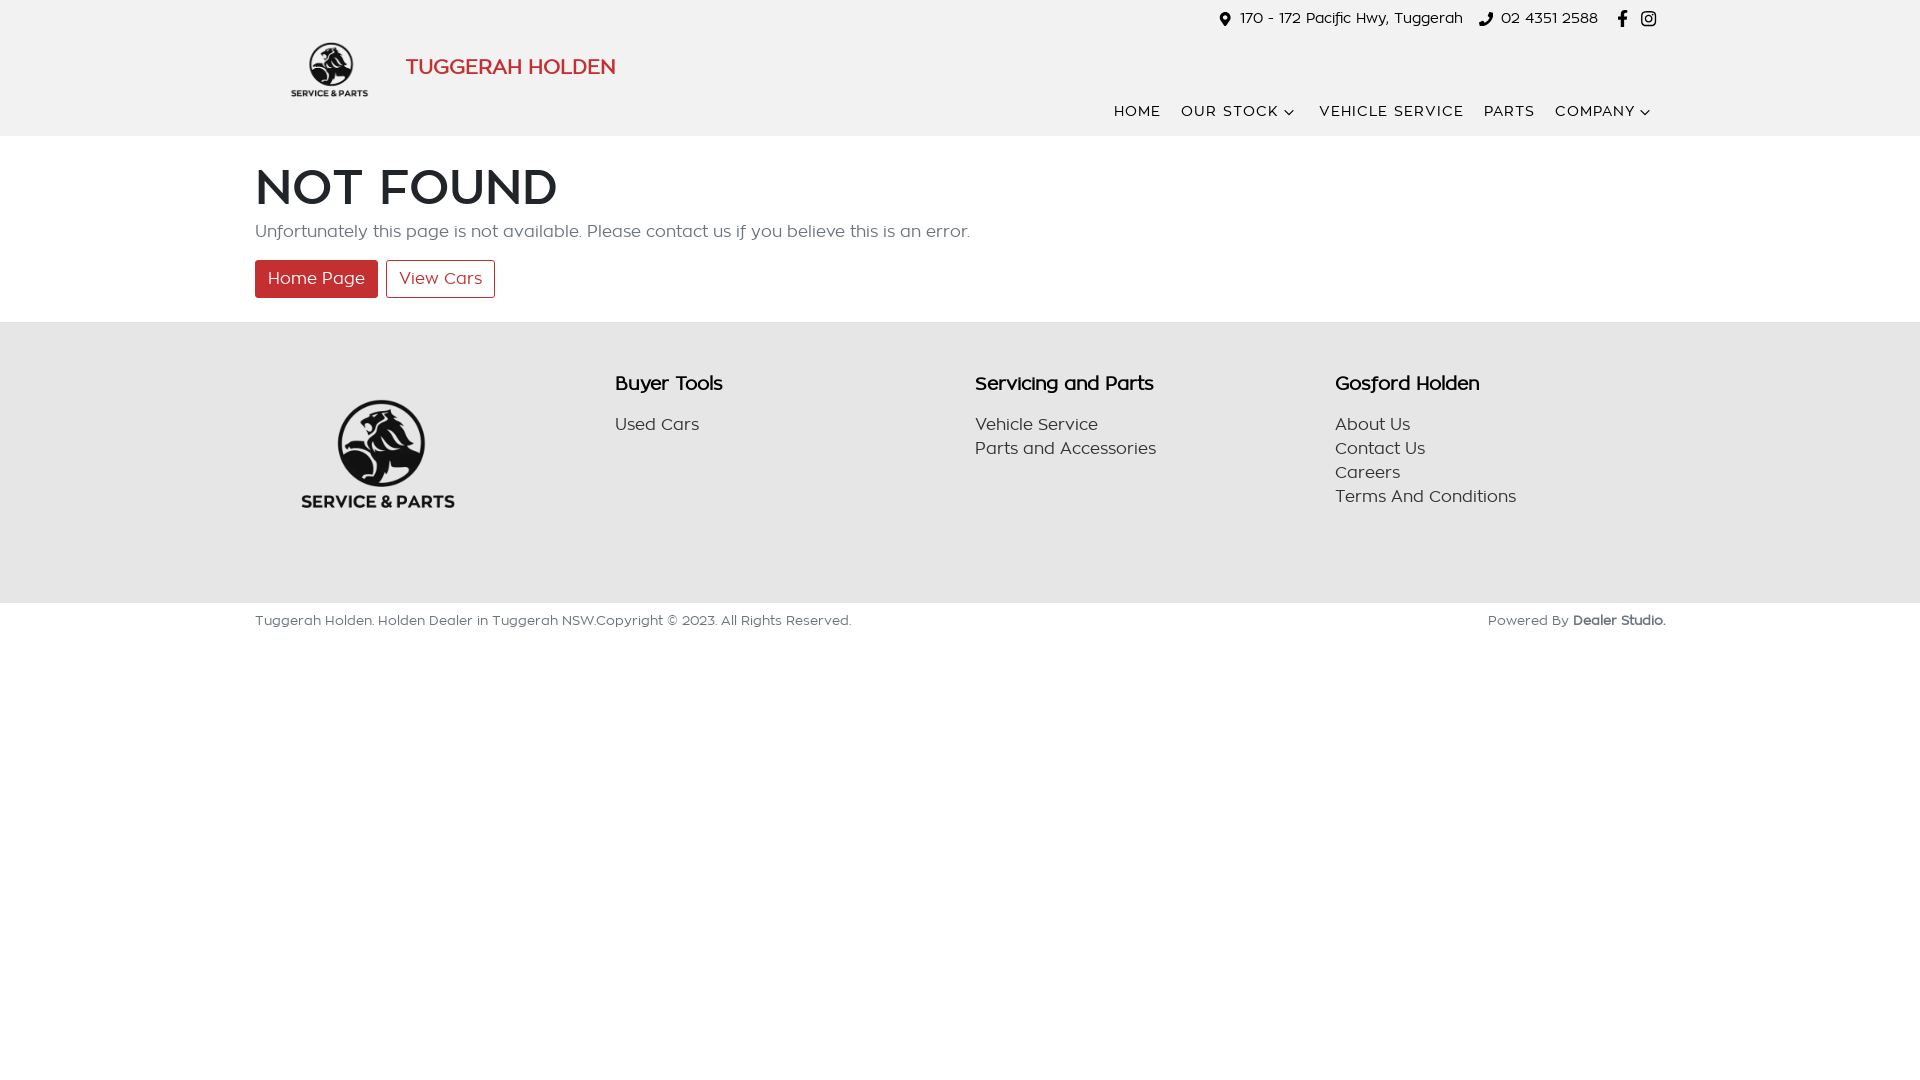 The height and width of the screenshot is (1080, 1920). What do you see at coordinates (974, 447) in the screenshot?
I see `'Parts and Accessories'` at bounding box center [974, 447].